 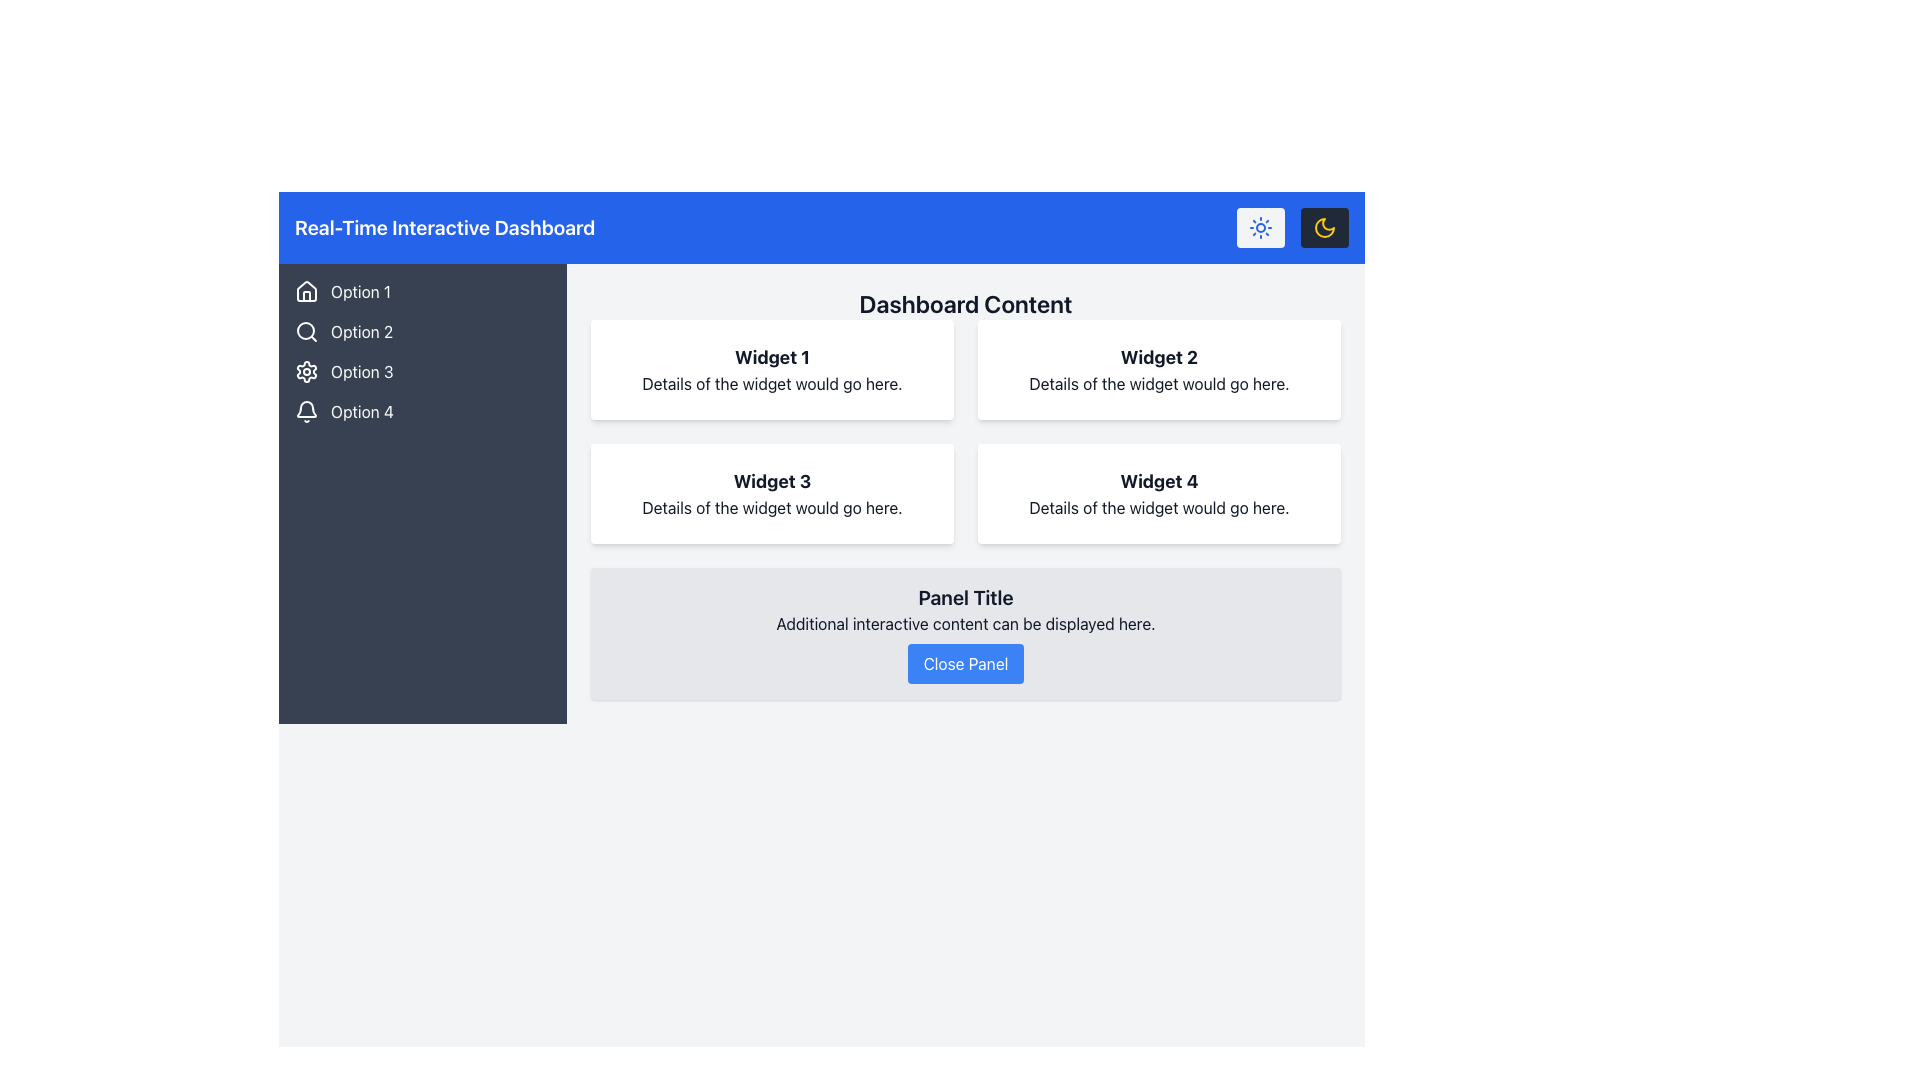 What do you see at coordinates (306, 411) in the screenshot?
I see `the bell icon in the left sidebar navigation panel that represents notifications for 'Option 4'` at bounding box center [306, 411].